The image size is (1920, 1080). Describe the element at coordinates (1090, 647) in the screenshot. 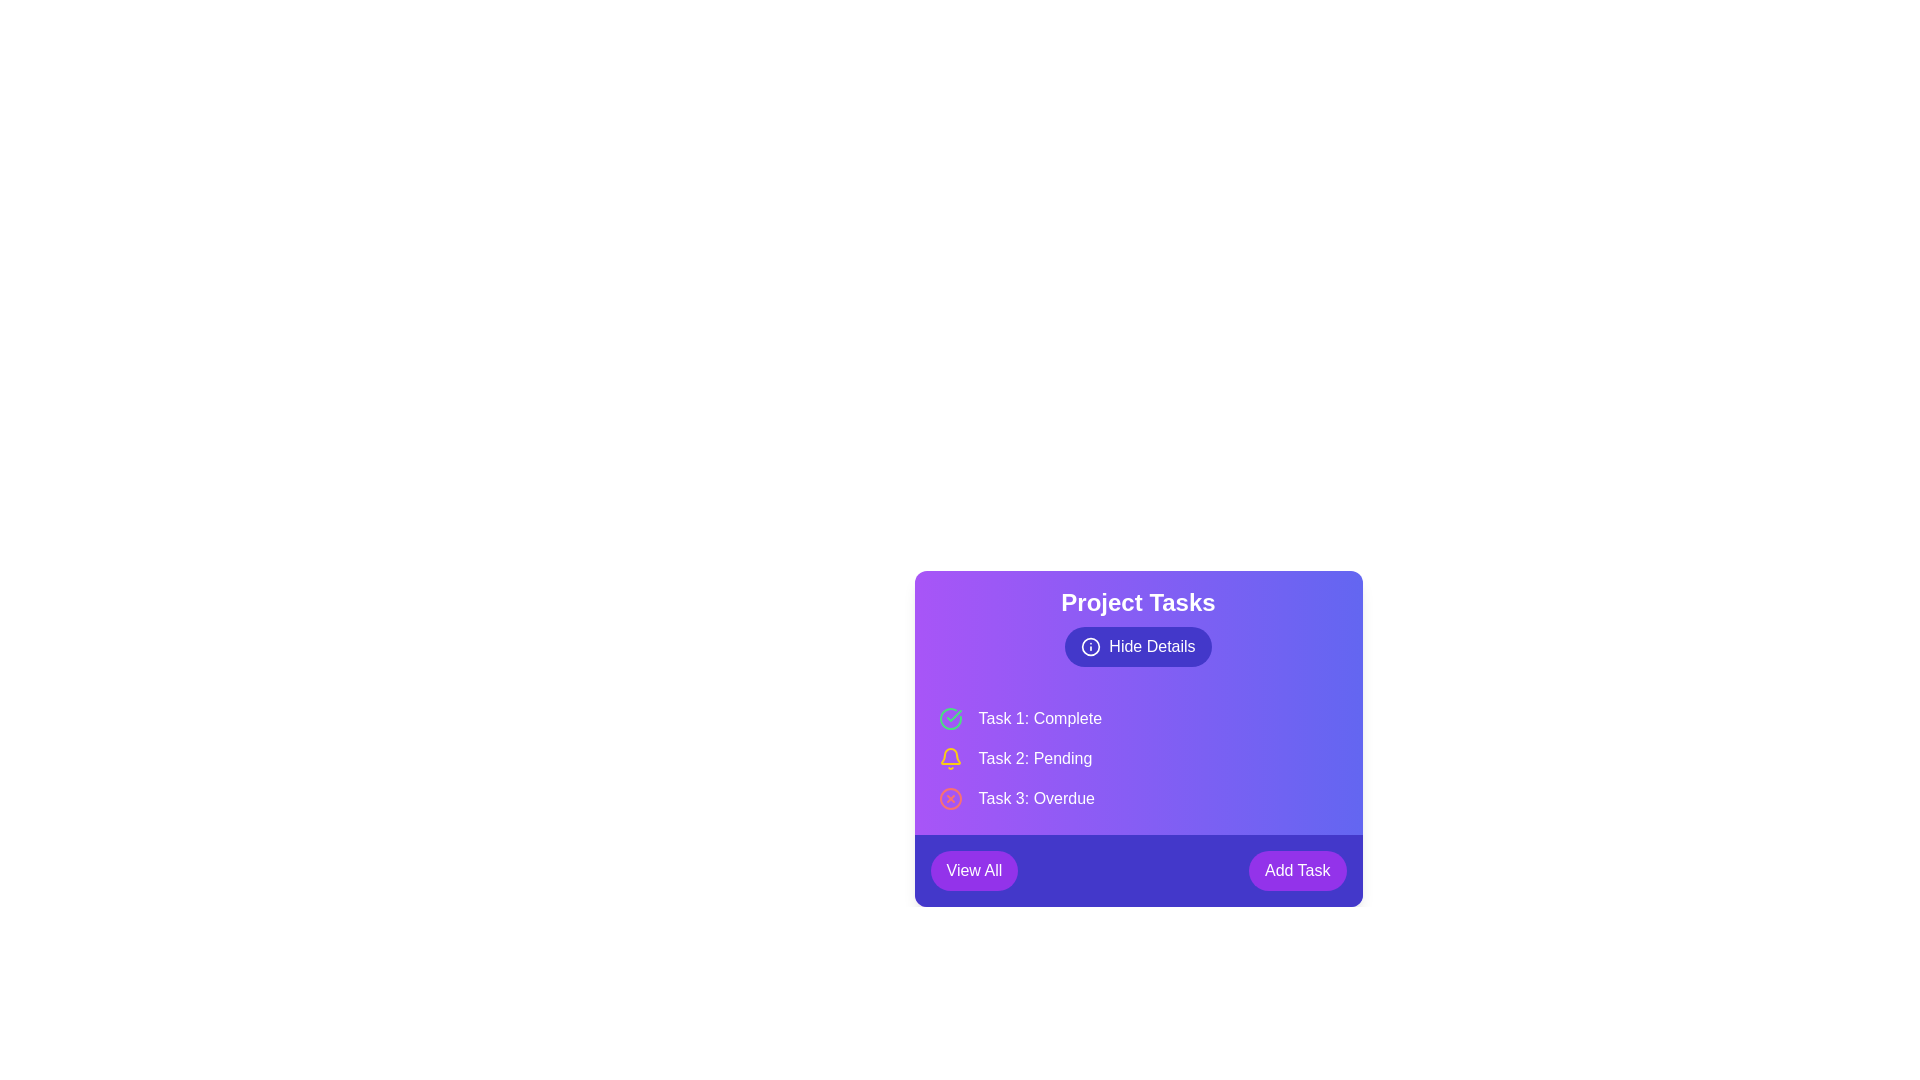

I see `the central circular component of the information icon located next to the 'Hide Details' button in the 'Project Tasks' section` at that location.